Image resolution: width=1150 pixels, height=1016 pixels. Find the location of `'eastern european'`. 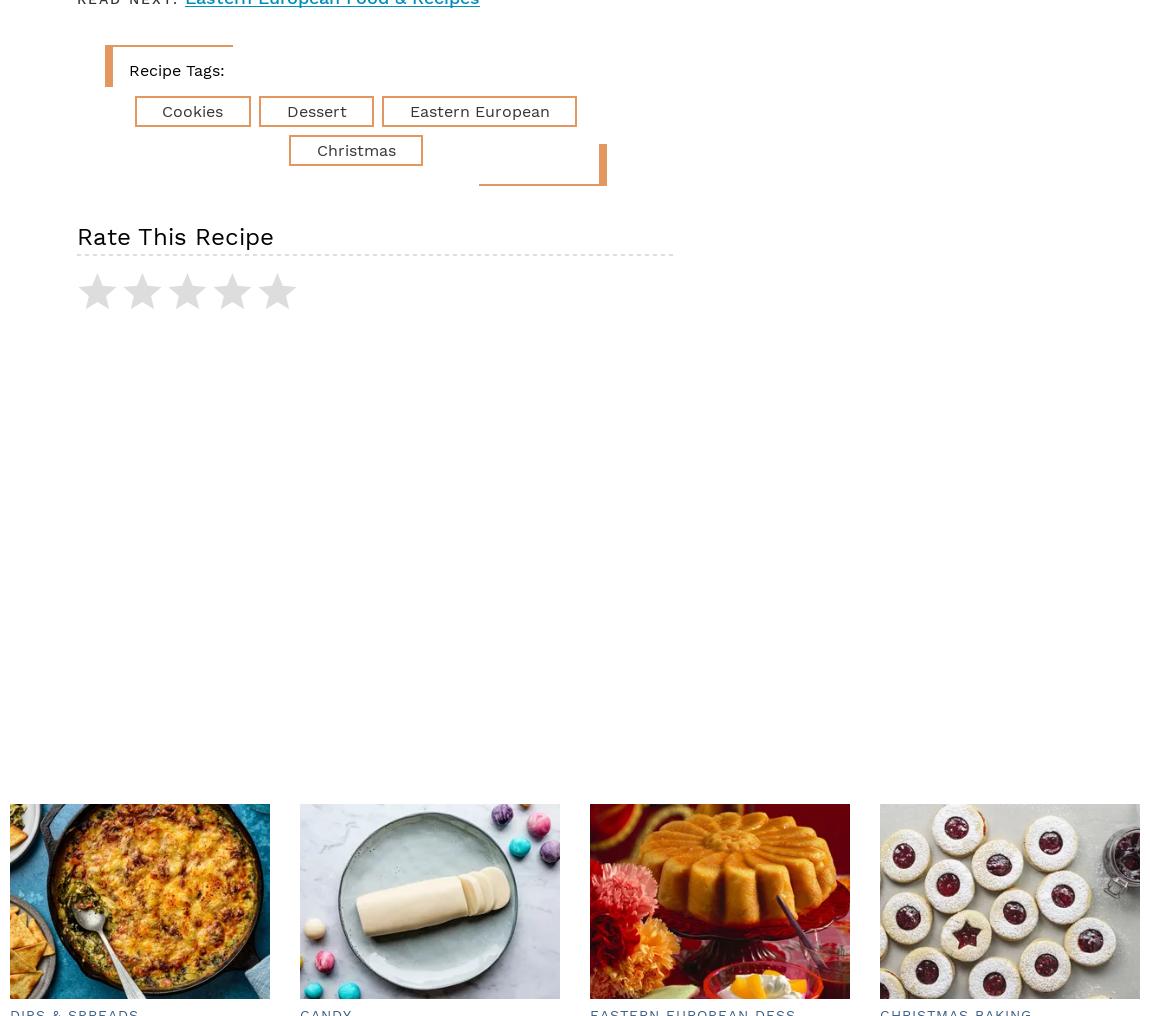

'eastern european' is located at coordinates (478, 110).